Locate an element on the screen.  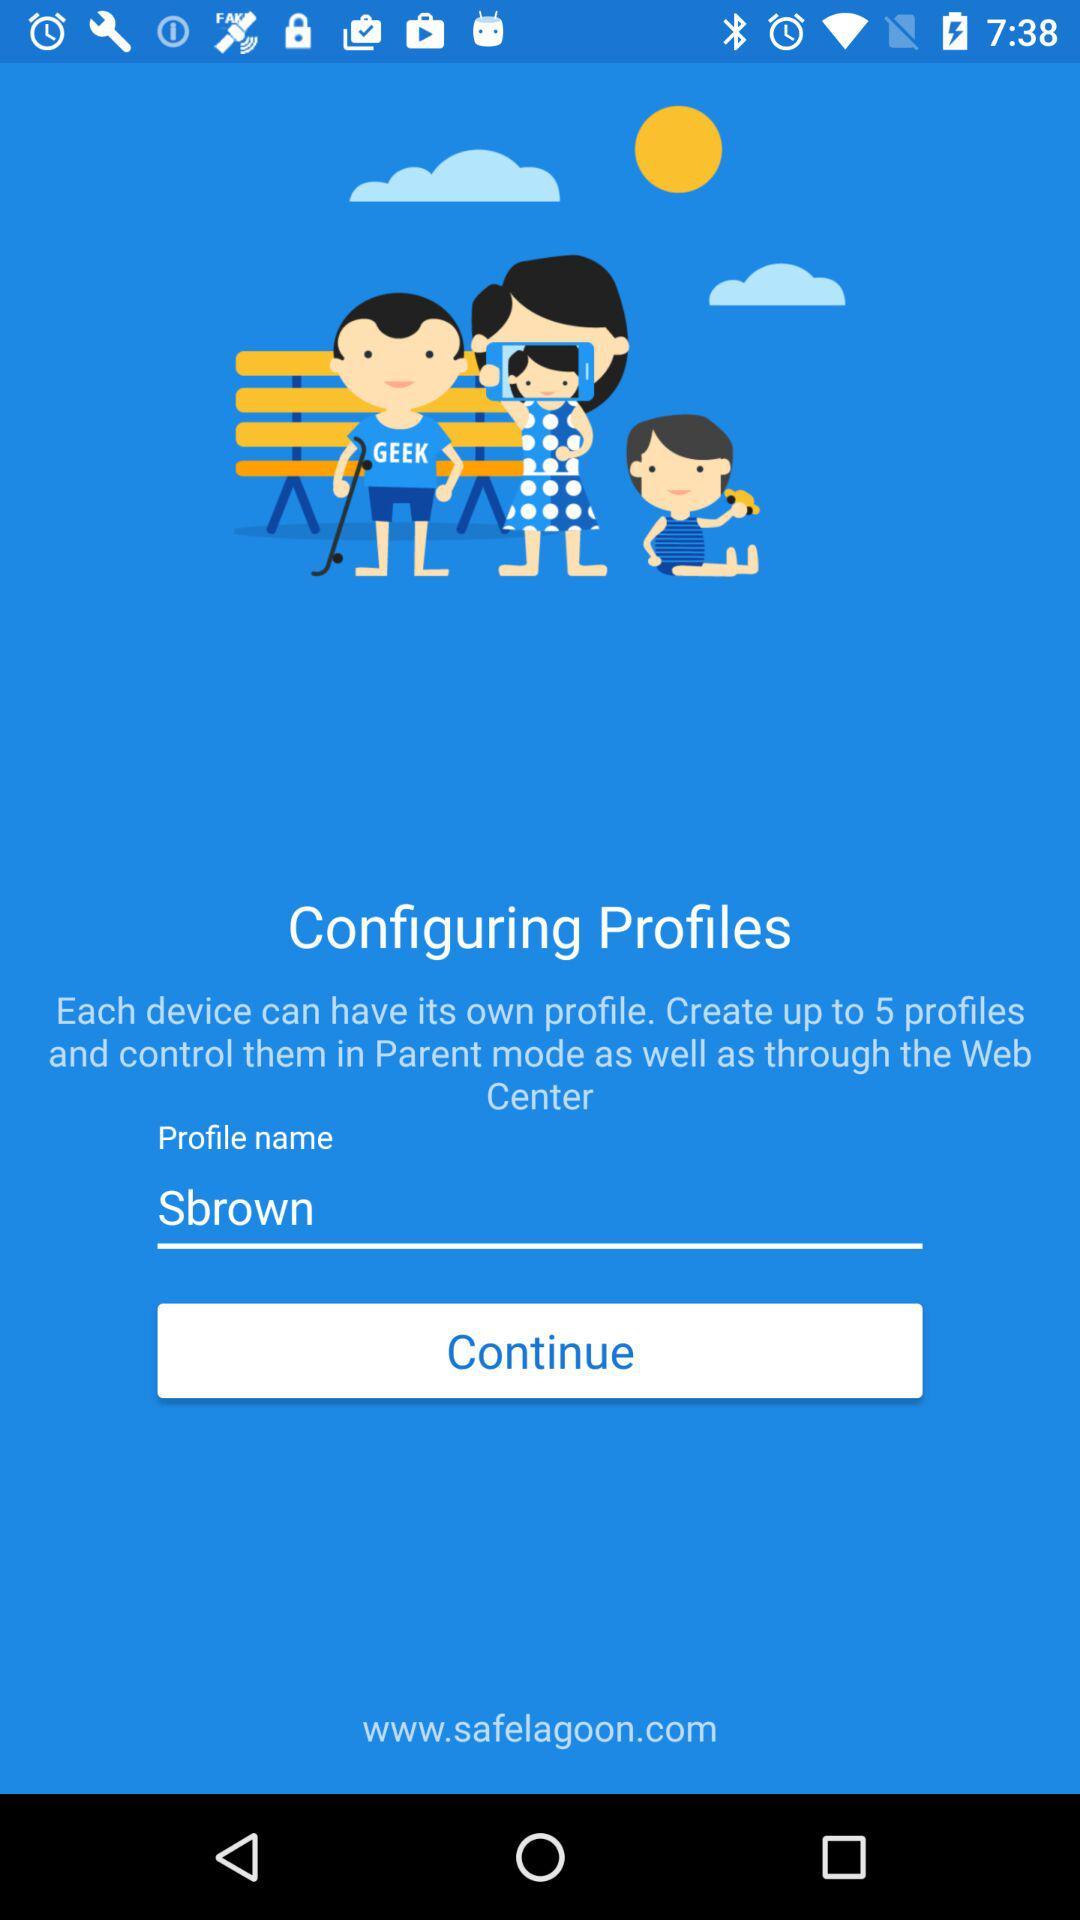
the icon below each device can icon is located at coordinates (540, 1206).